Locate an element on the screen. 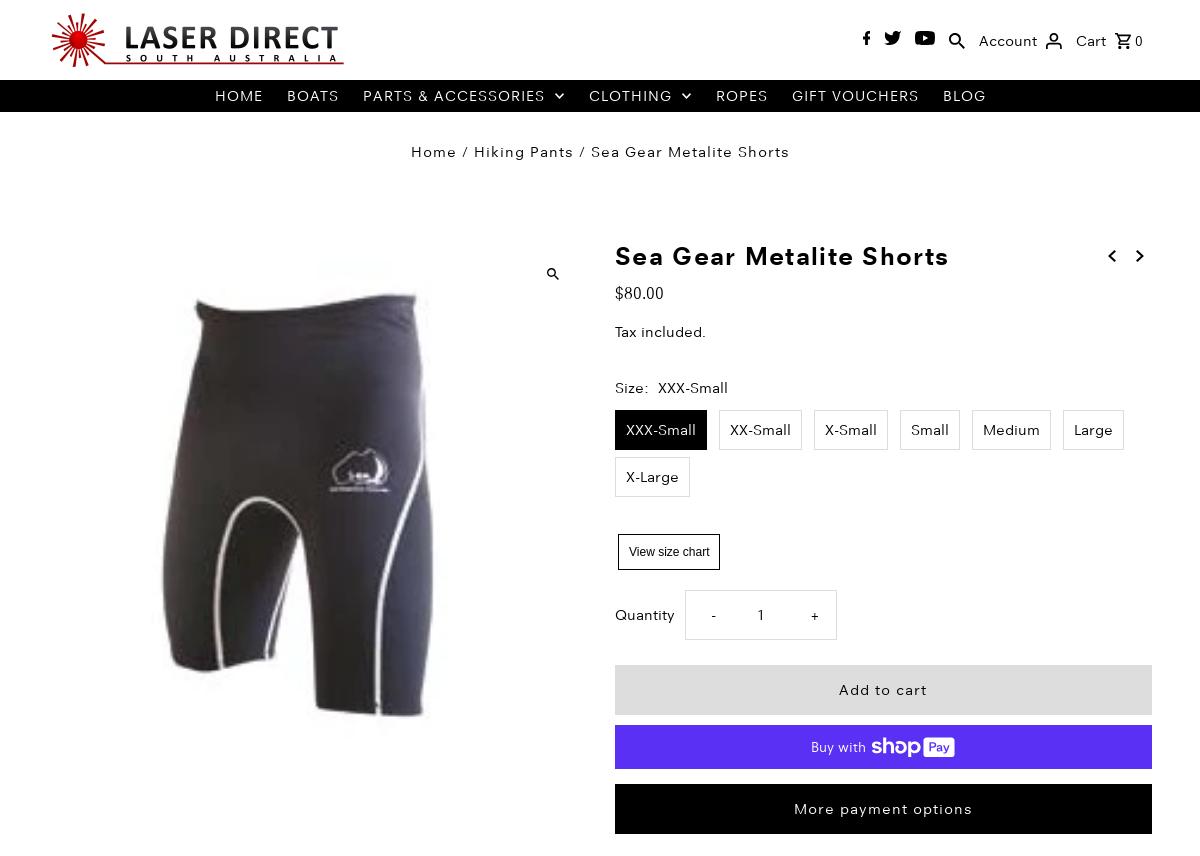 The image size is (1200, 856). 'Covers' is located at coordinates (390, 246).